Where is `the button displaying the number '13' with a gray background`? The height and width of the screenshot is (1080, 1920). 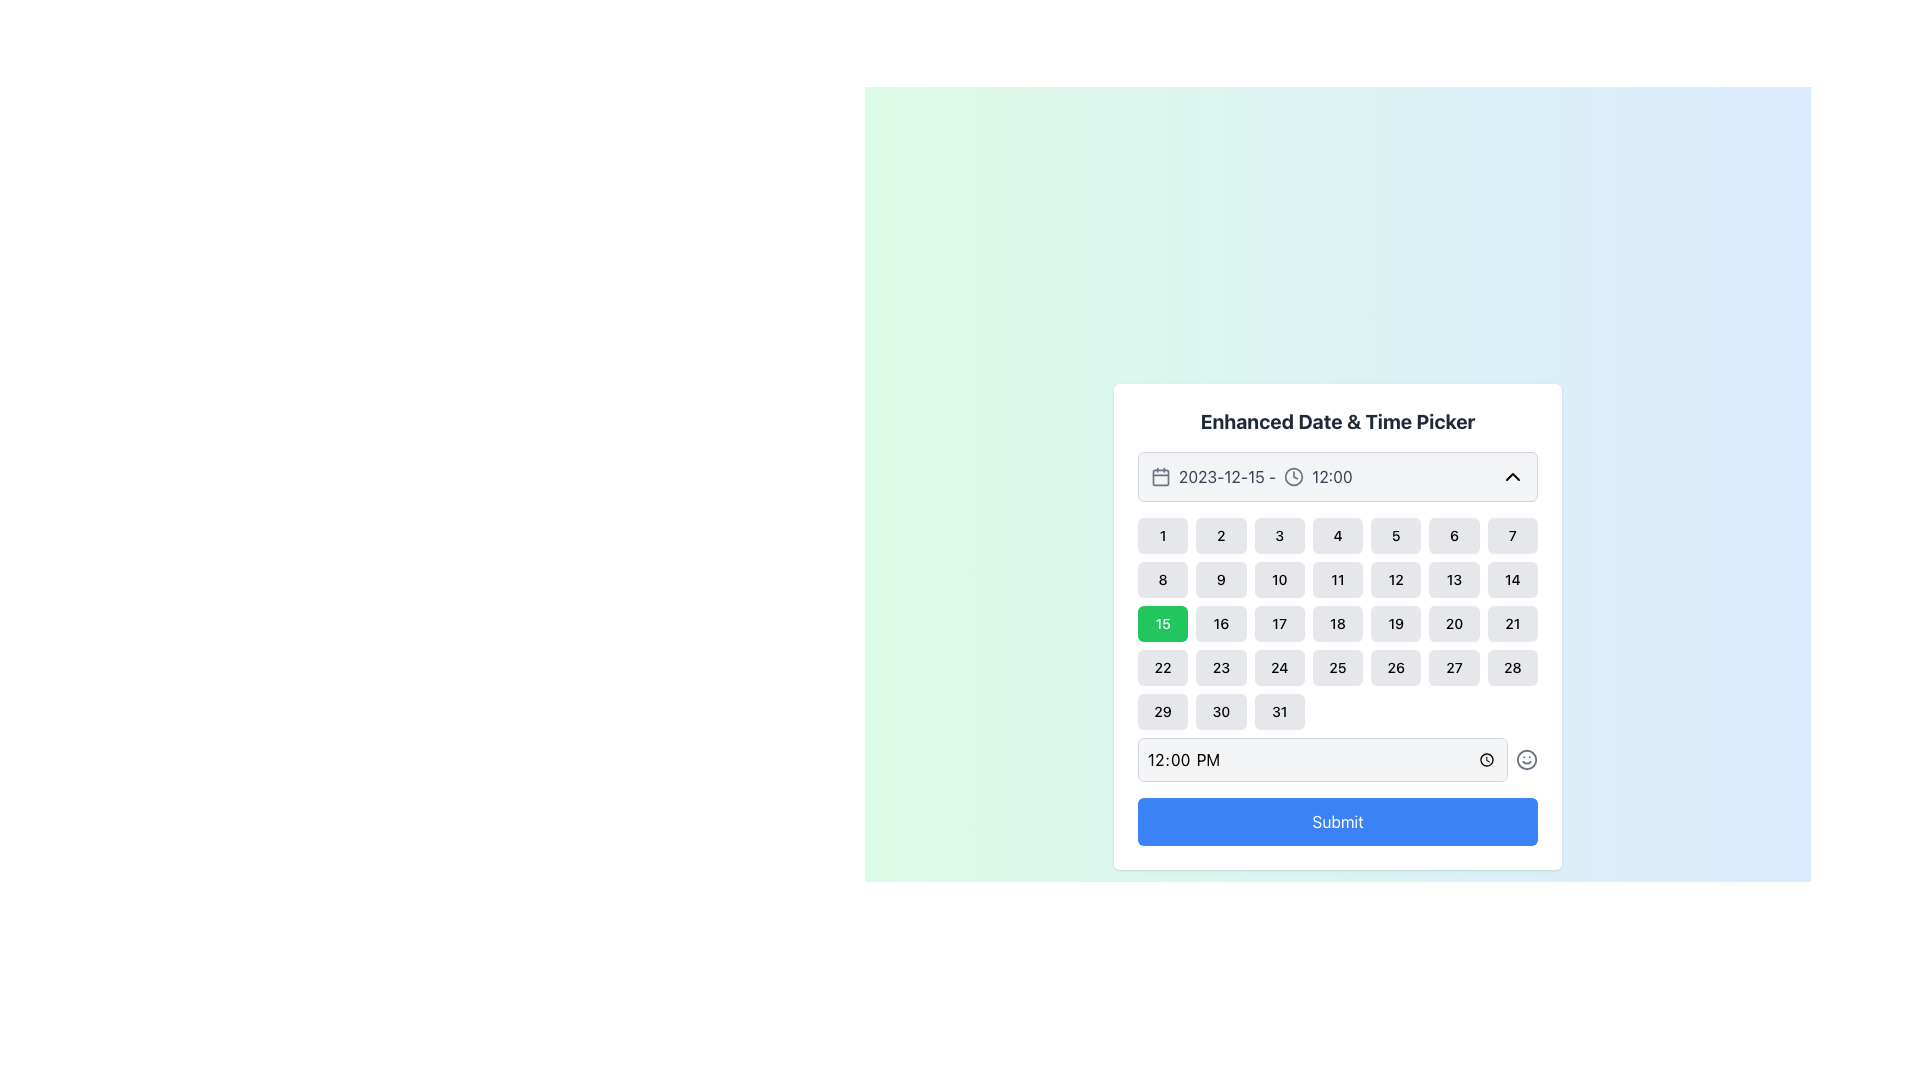 the button displaying the number '13' with a gray background is located at coordinates (1454, 579).